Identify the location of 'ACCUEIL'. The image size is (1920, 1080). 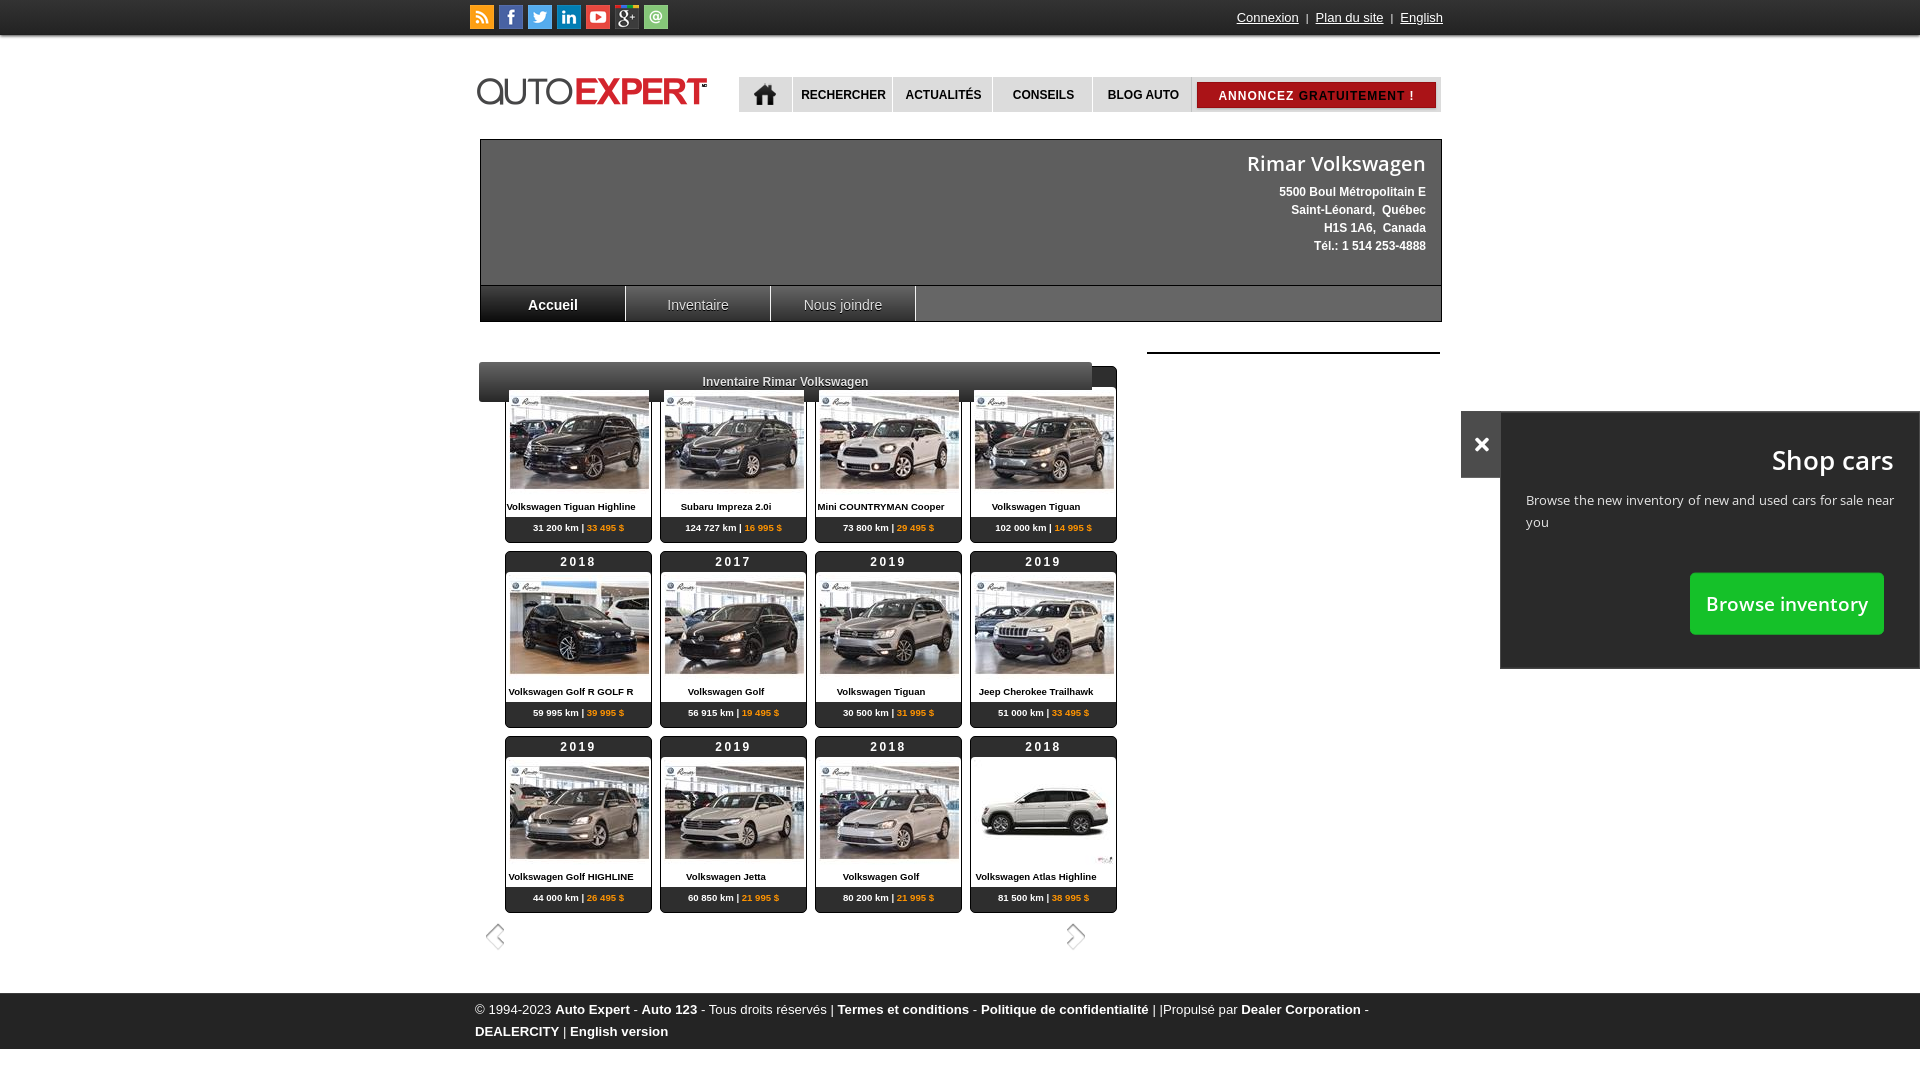
(764, 94).